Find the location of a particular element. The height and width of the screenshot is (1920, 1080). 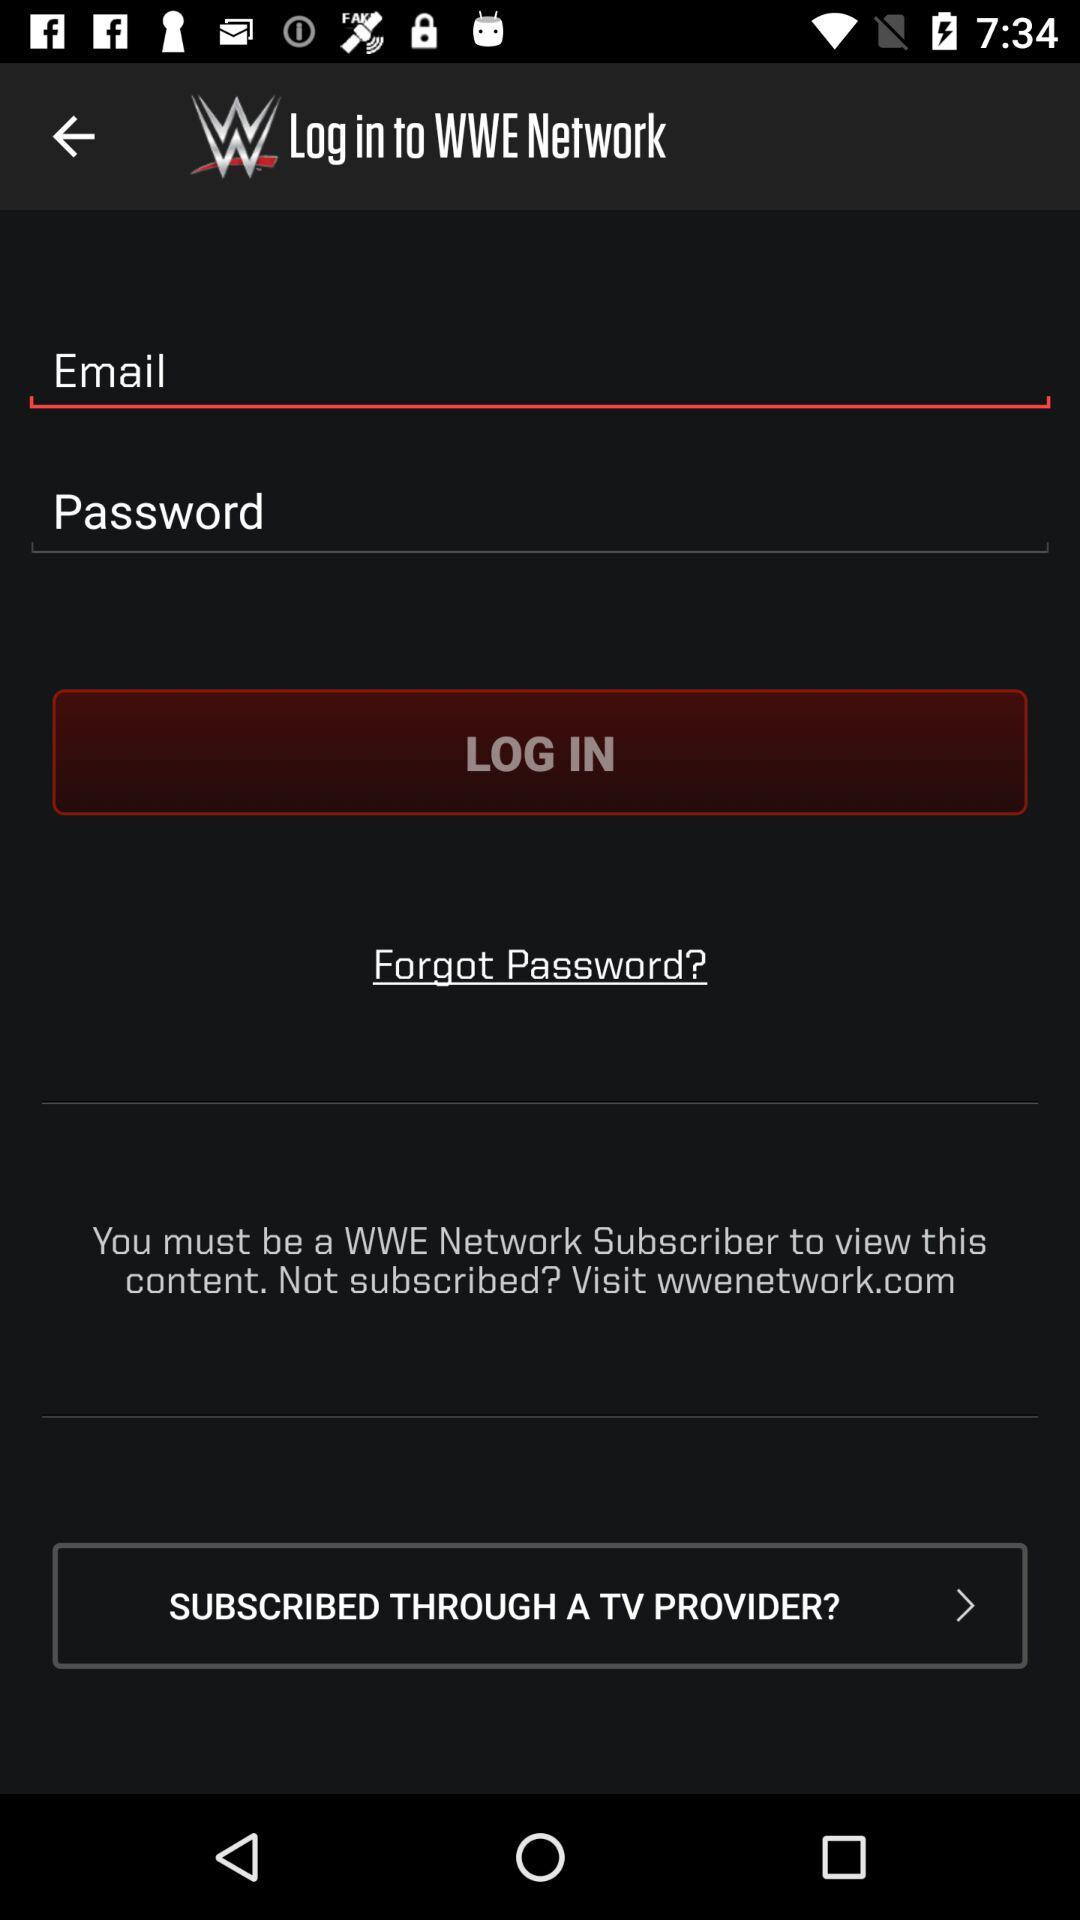

input email address is located at coordinates (540, 371).